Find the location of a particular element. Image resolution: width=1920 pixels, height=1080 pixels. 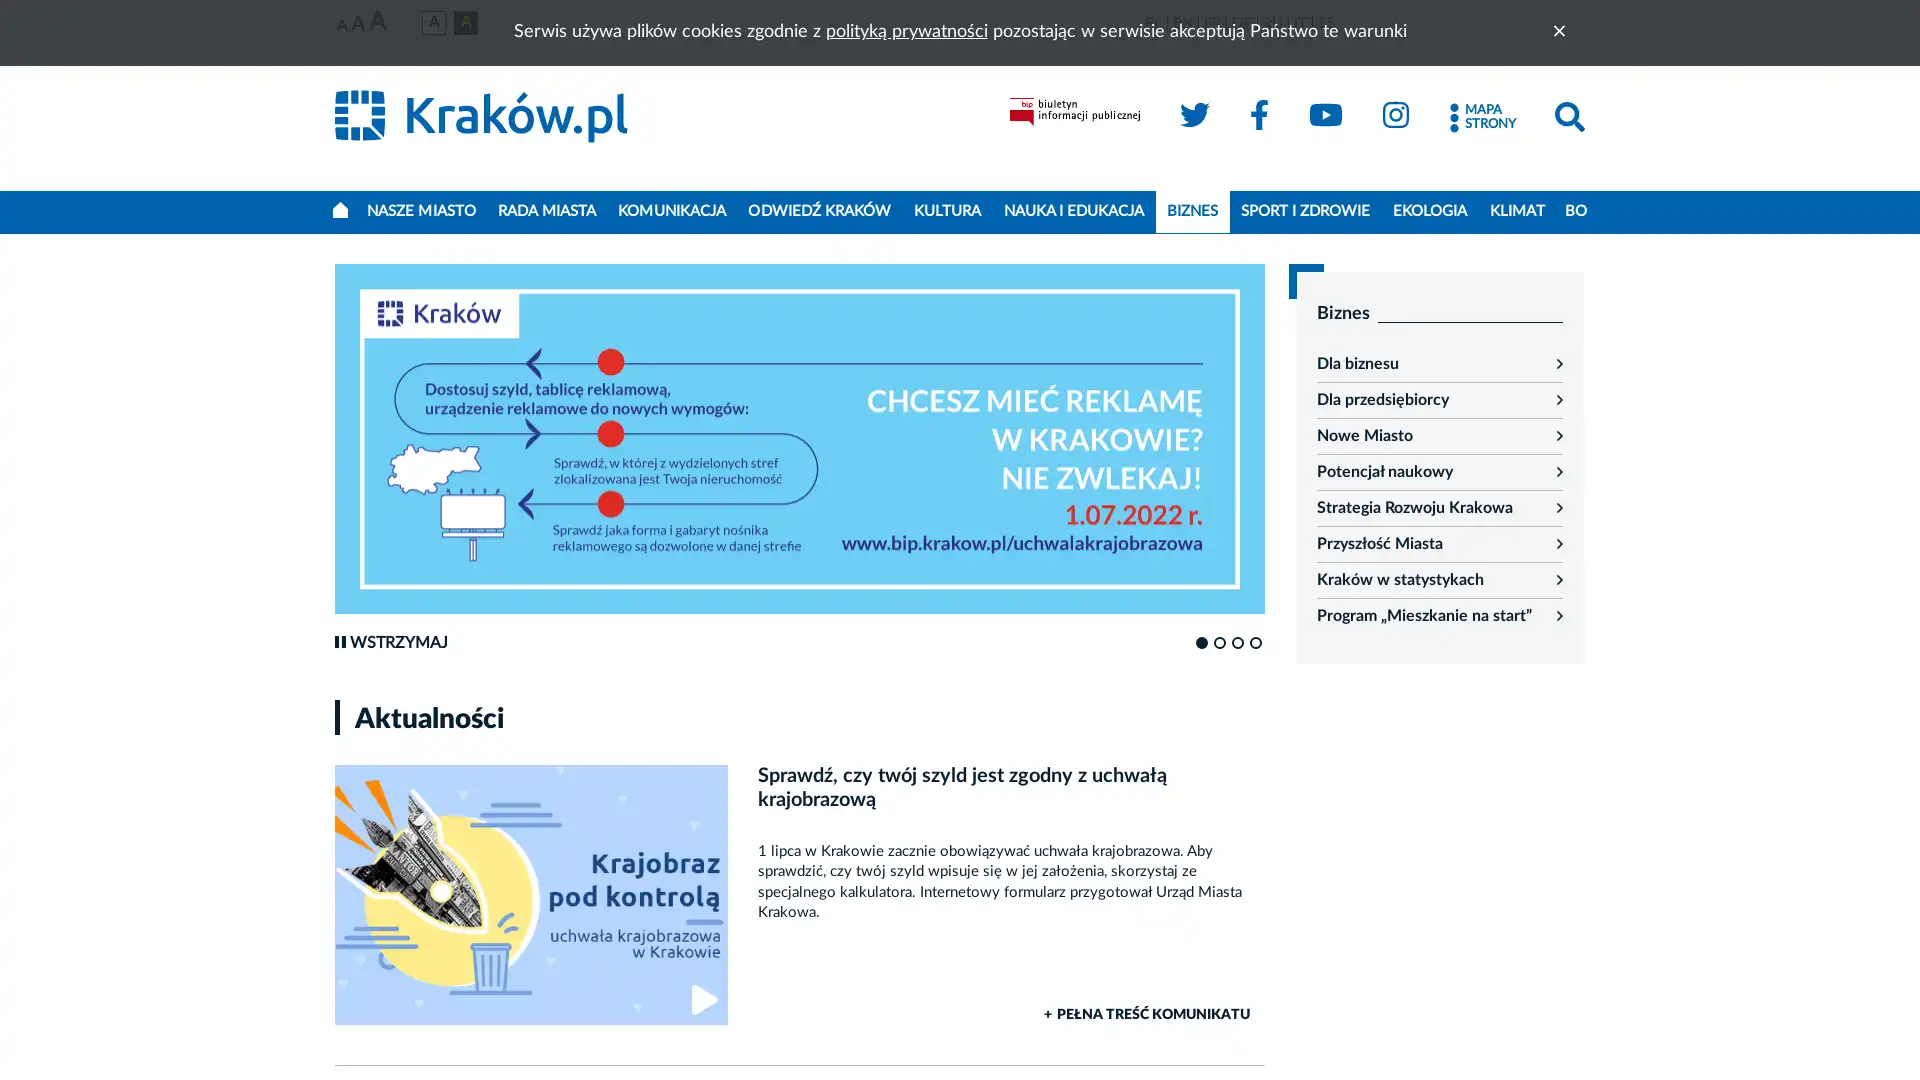

Wersja czarno-zota is located at coordinates (464, 22).